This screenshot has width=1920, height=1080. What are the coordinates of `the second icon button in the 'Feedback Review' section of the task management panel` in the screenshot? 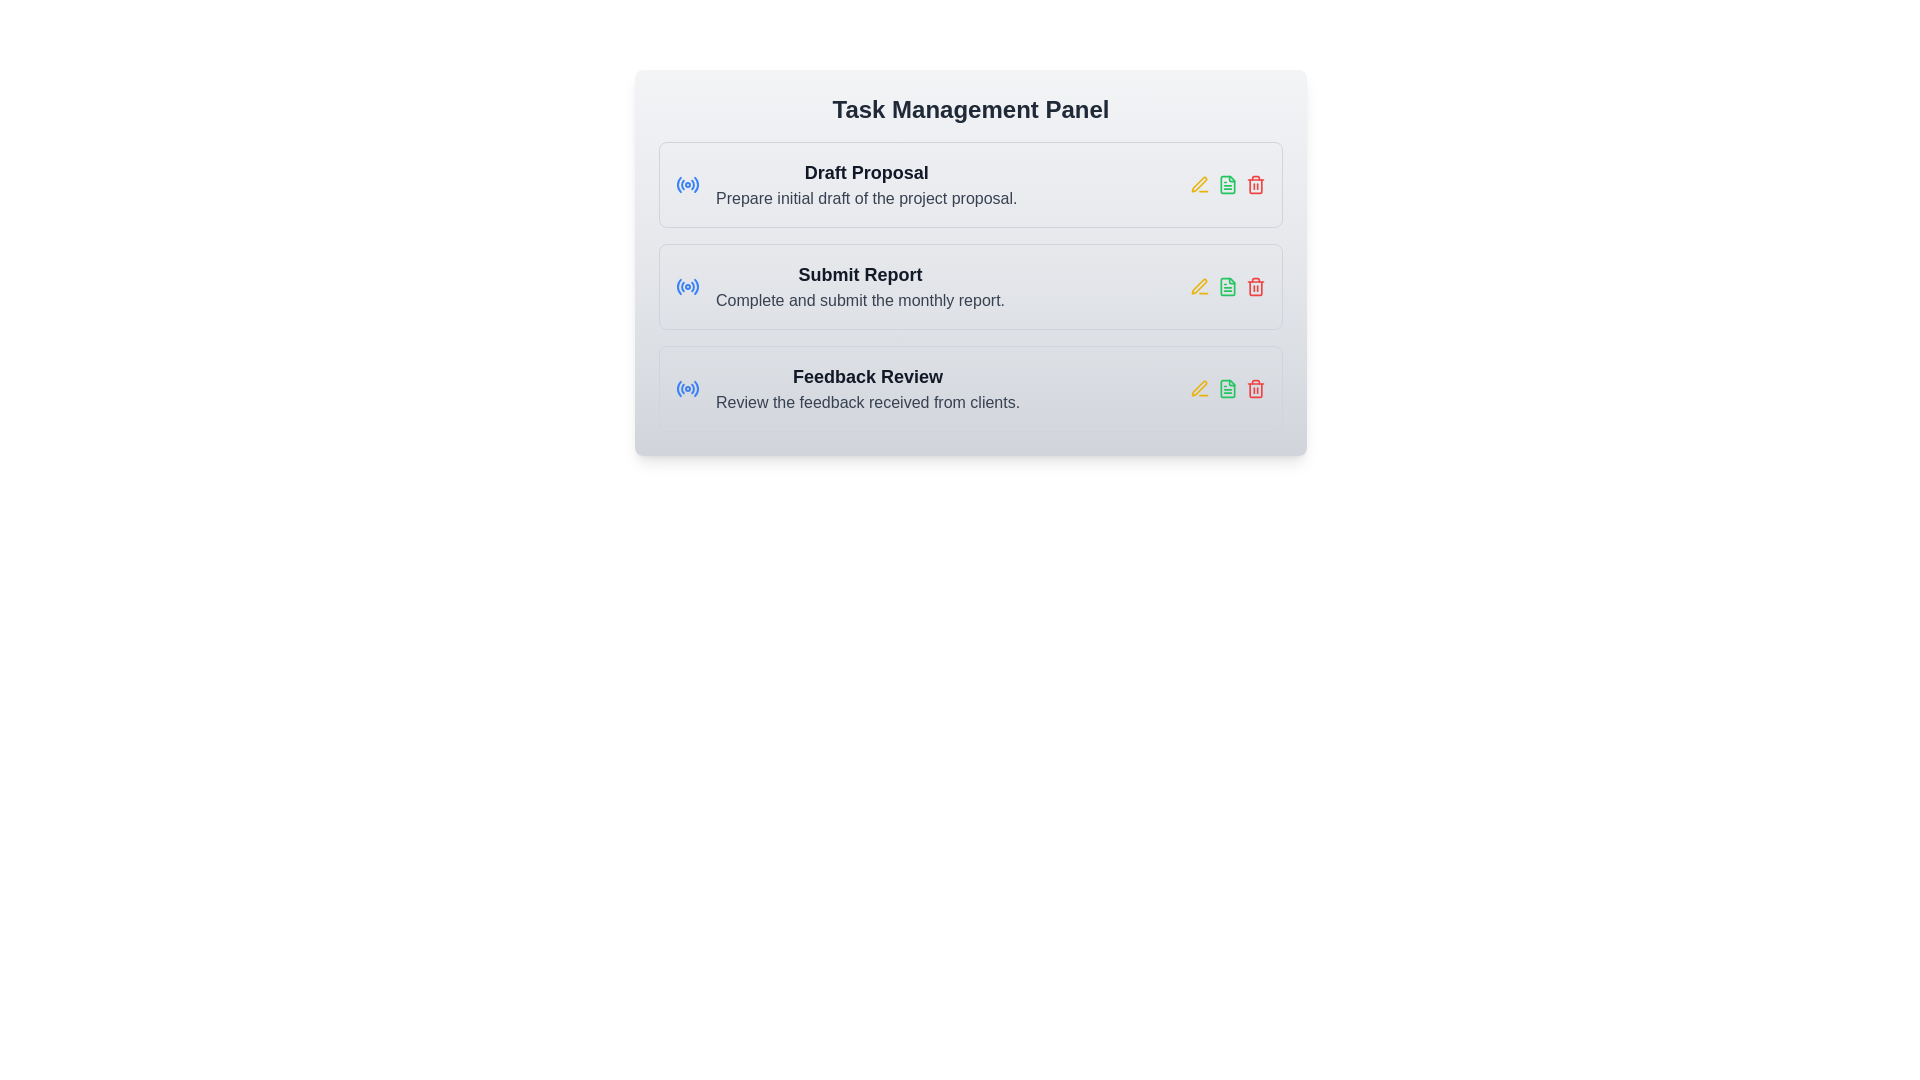 It's located at (1227, 389).